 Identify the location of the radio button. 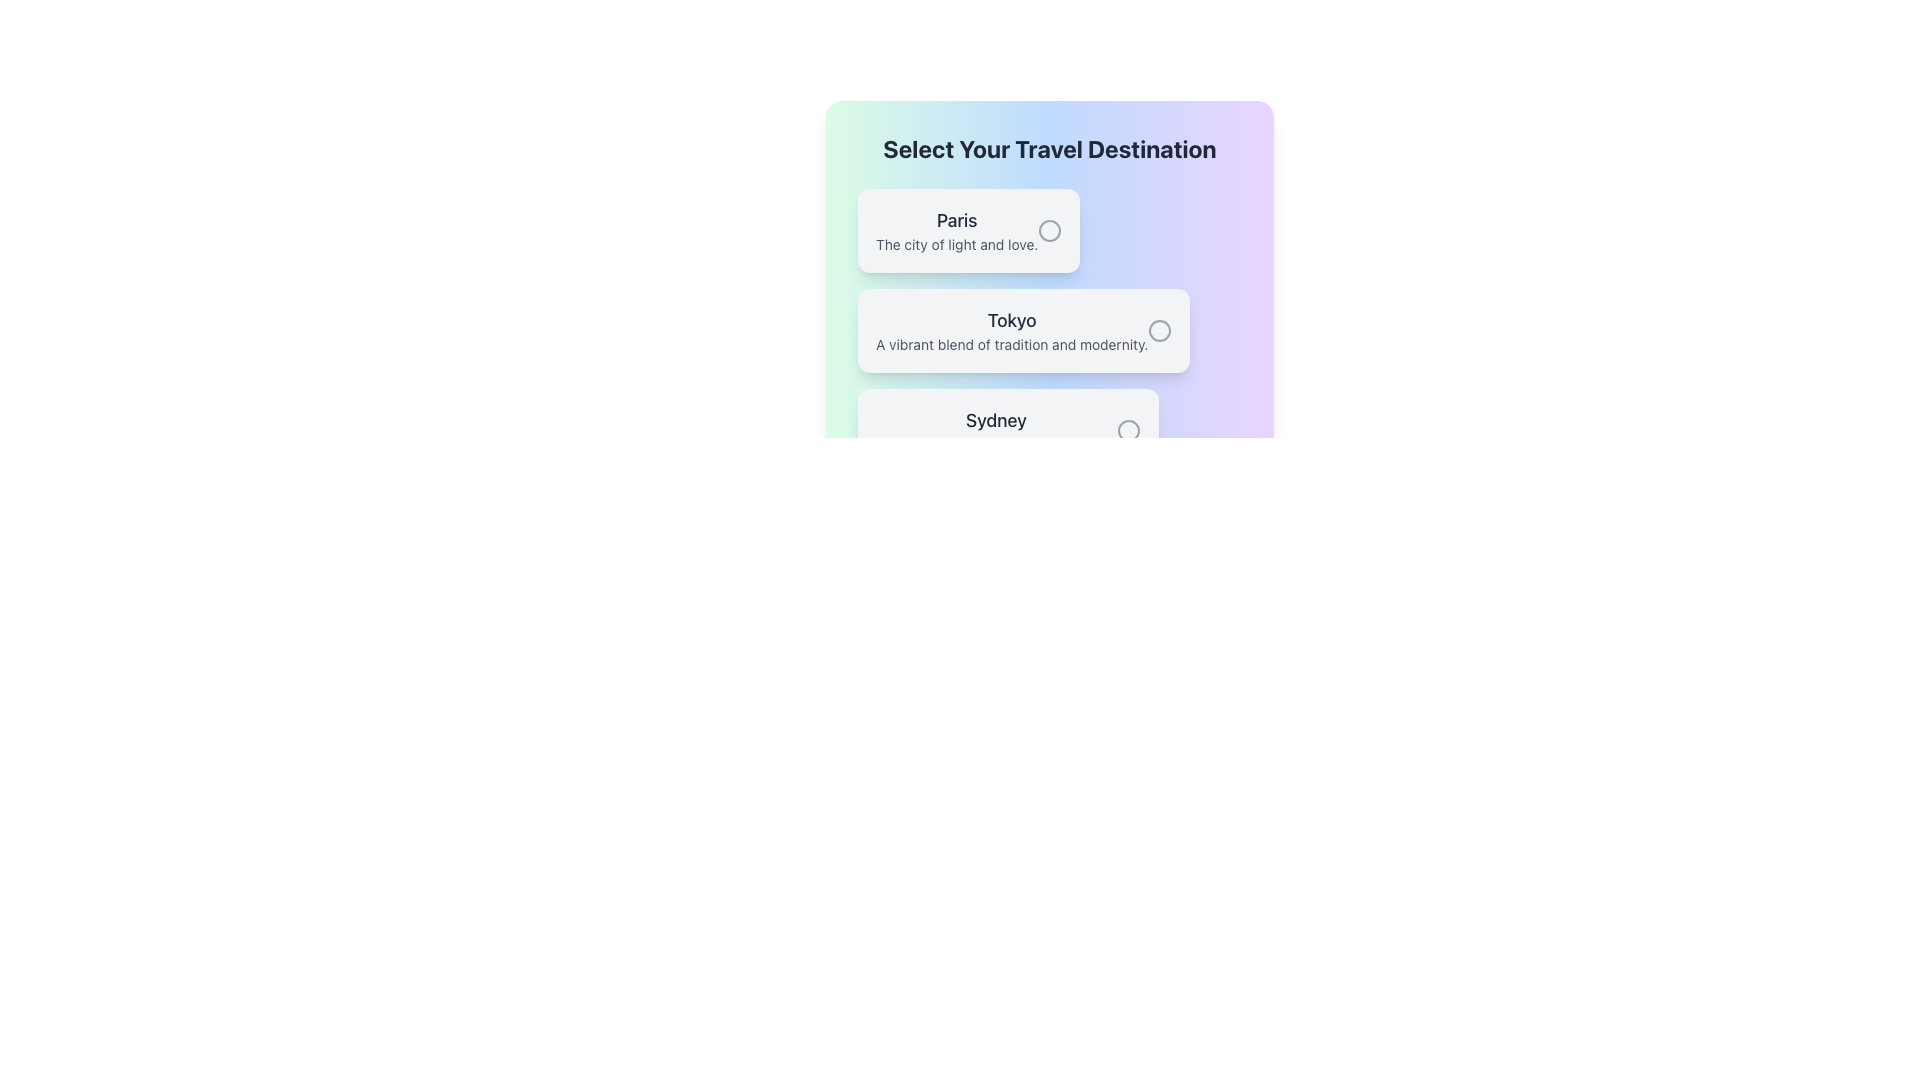
(1128, 430).